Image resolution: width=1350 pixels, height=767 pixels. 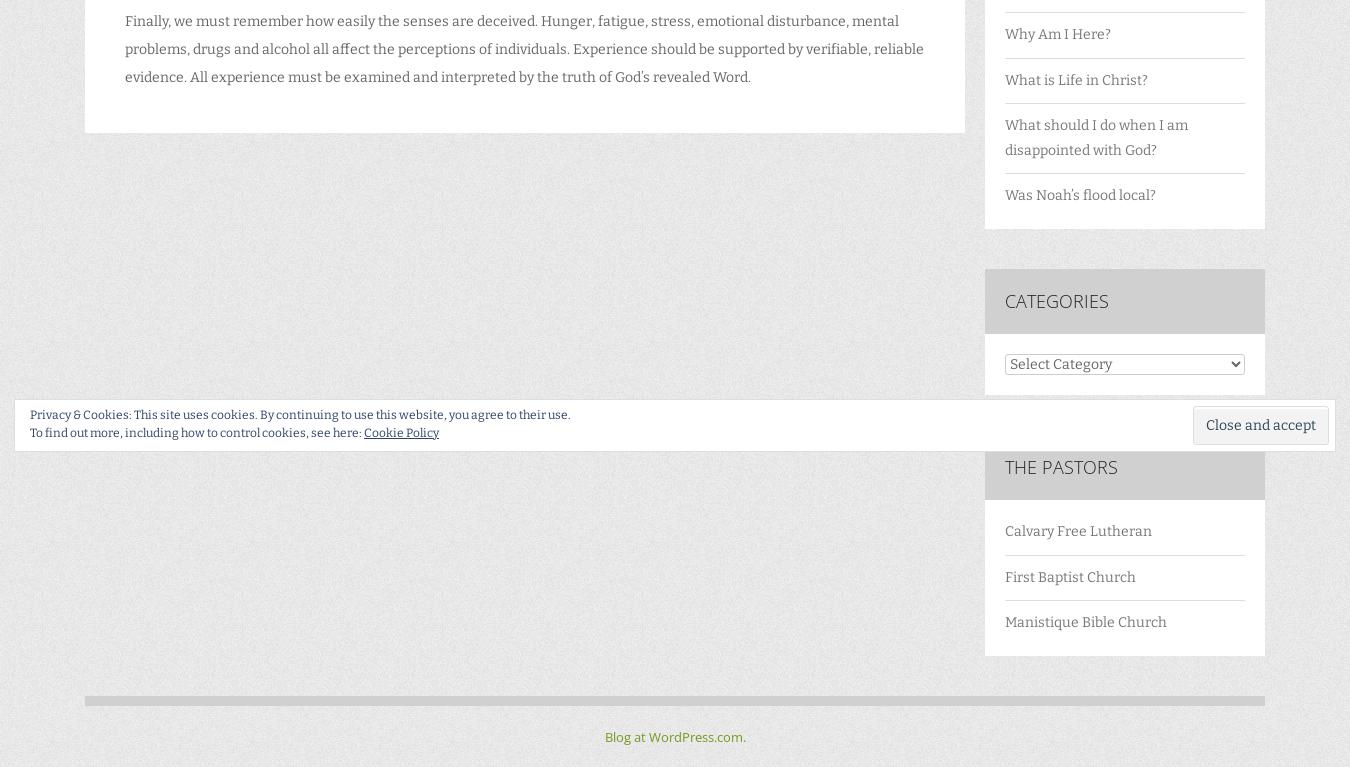 What do you see at coordinates (1003, 33) in the screenshot?
I see `'Why Am I Here?'` at bounding box center [1003, 33].